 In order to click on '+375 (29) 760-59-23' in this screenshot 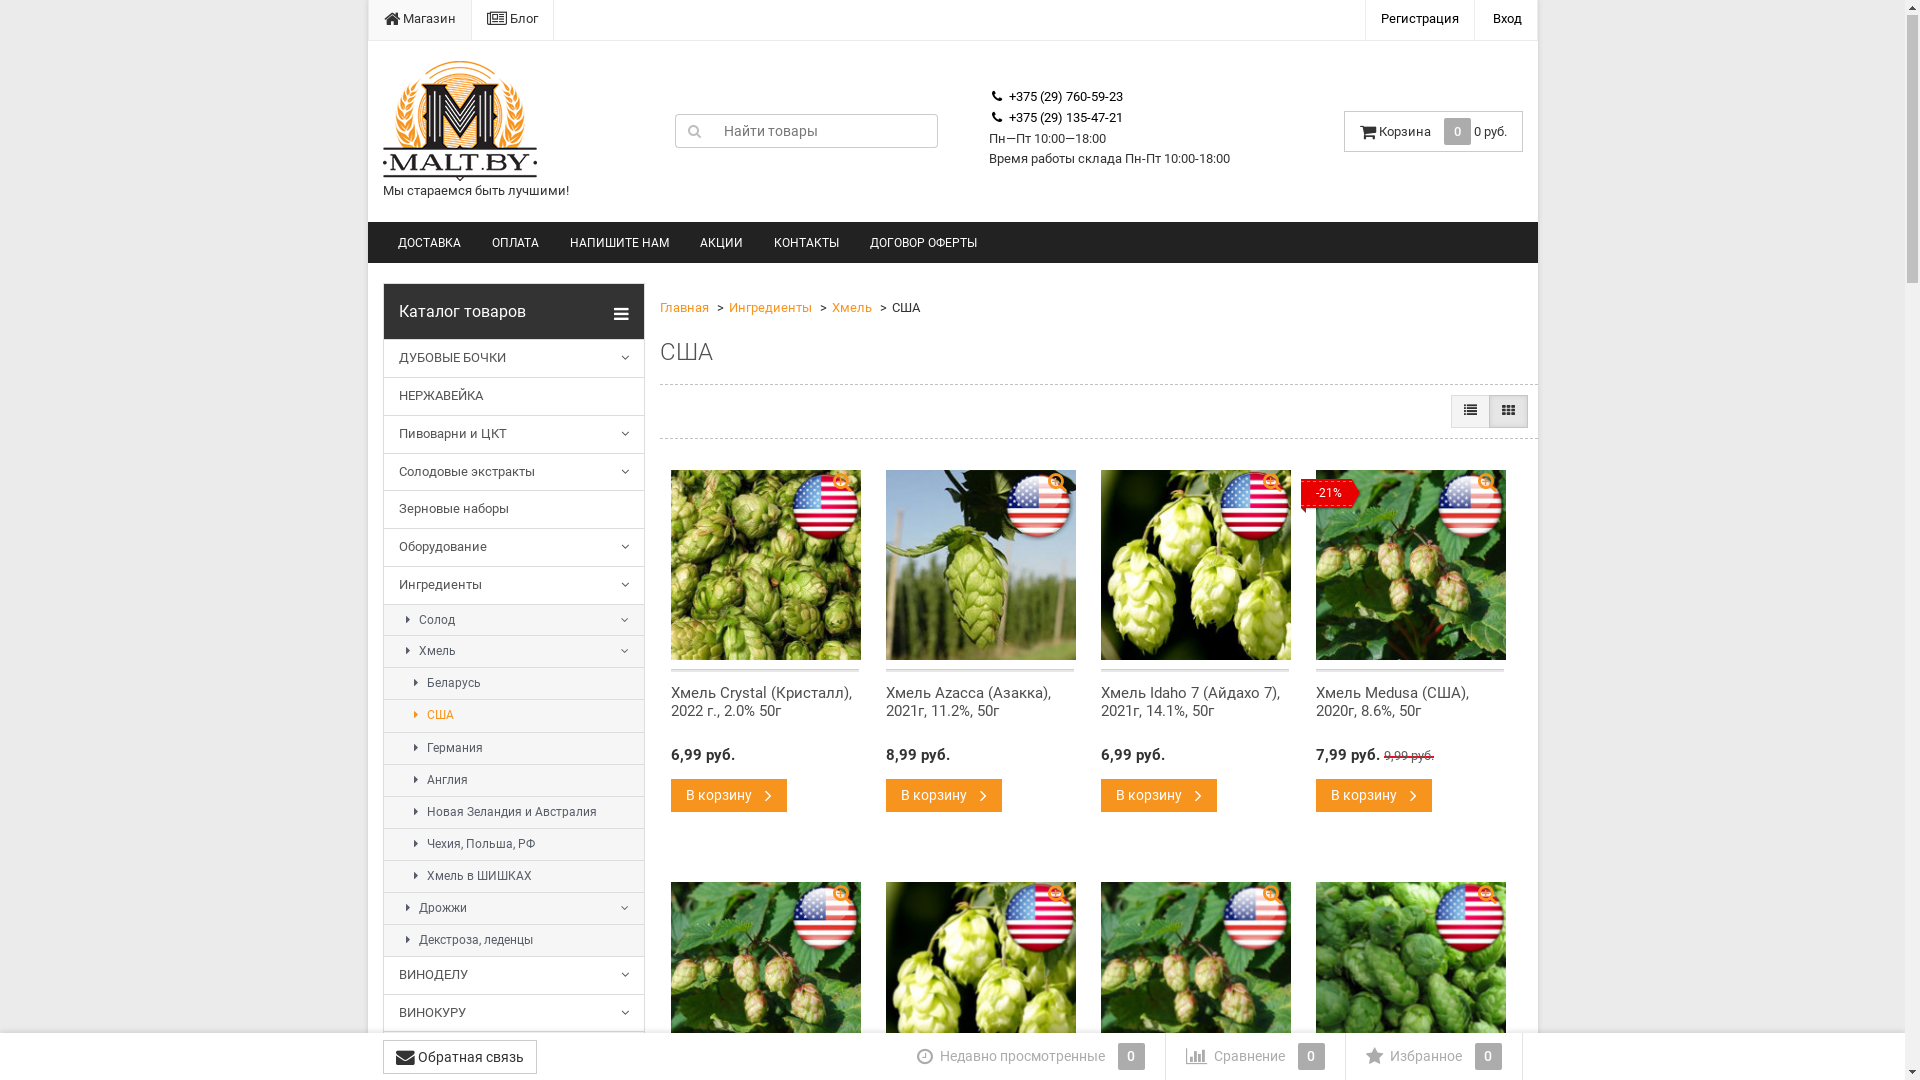, I will do `click(1055, 97)`.